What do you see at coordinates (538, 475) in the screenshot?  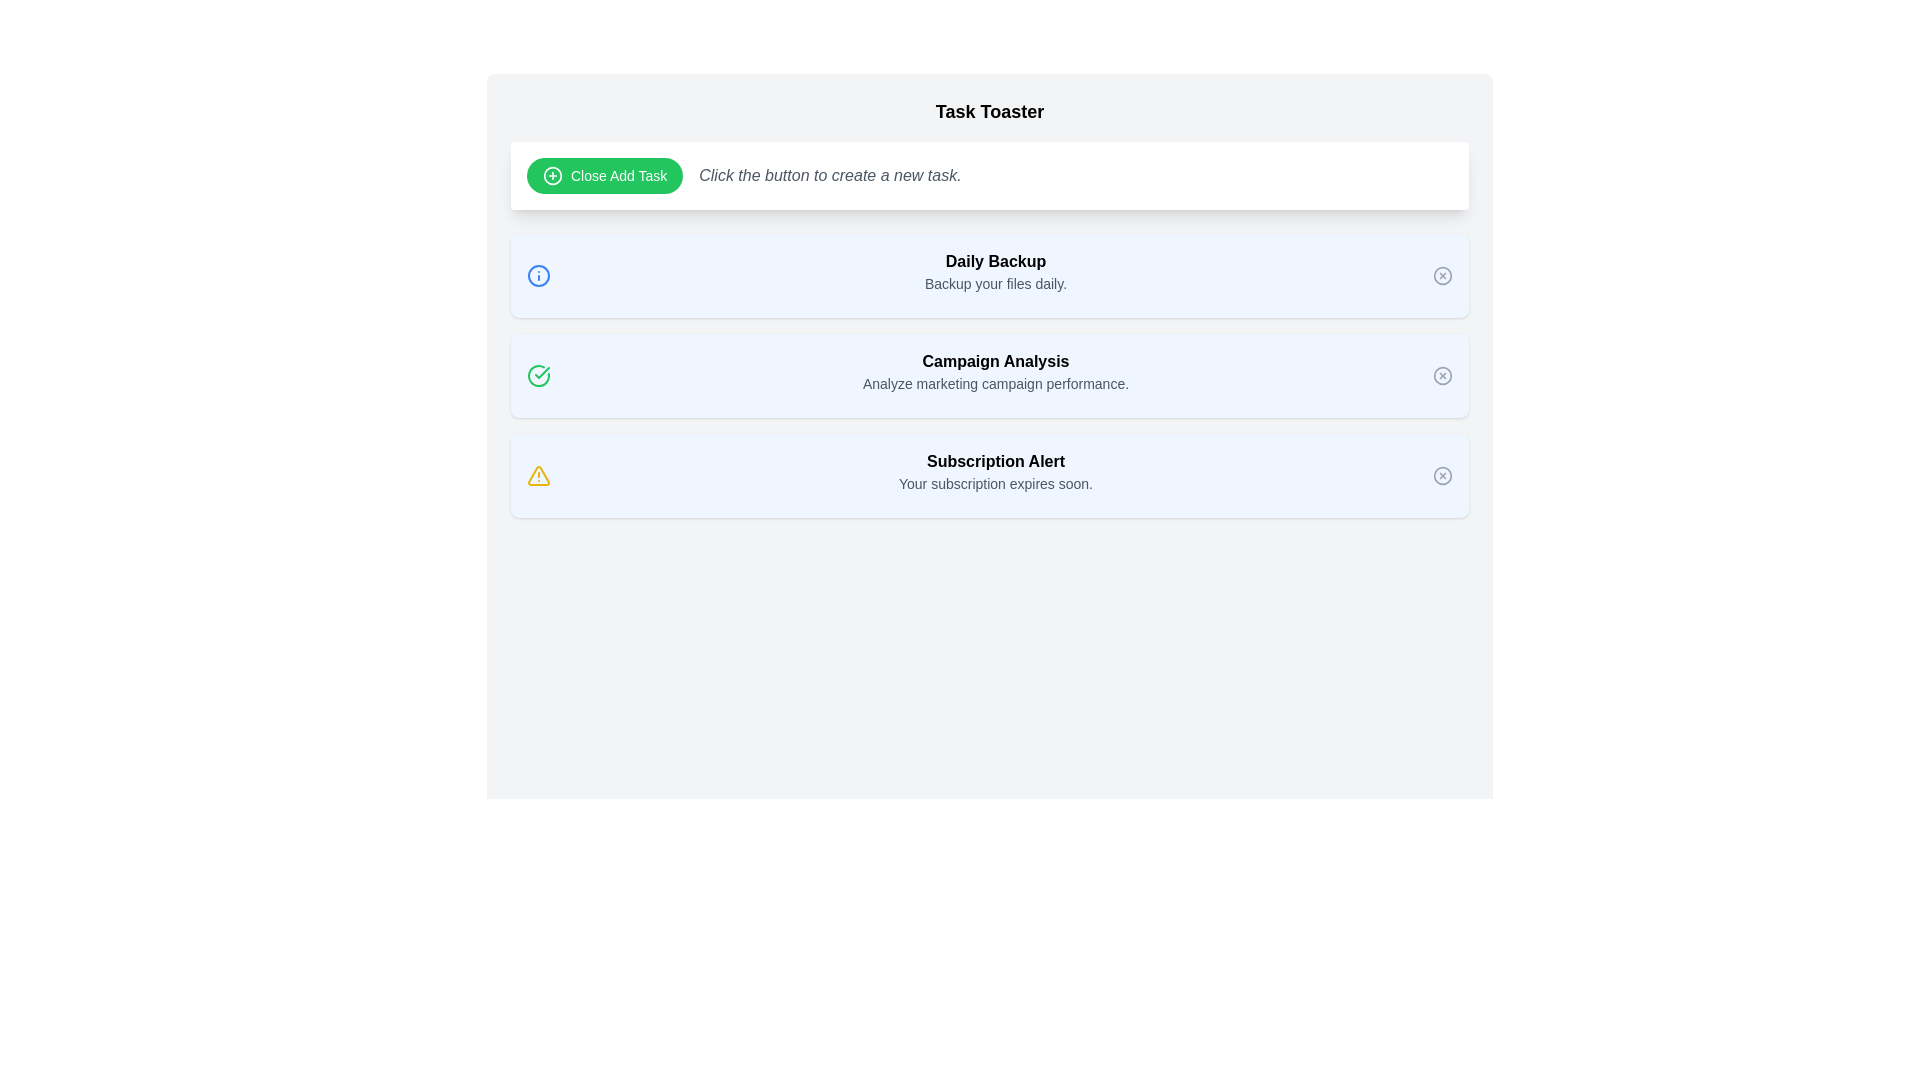 I see `the triangular icon with a yellow border and exclamation mark design, located` at bounding box center [538, 475].